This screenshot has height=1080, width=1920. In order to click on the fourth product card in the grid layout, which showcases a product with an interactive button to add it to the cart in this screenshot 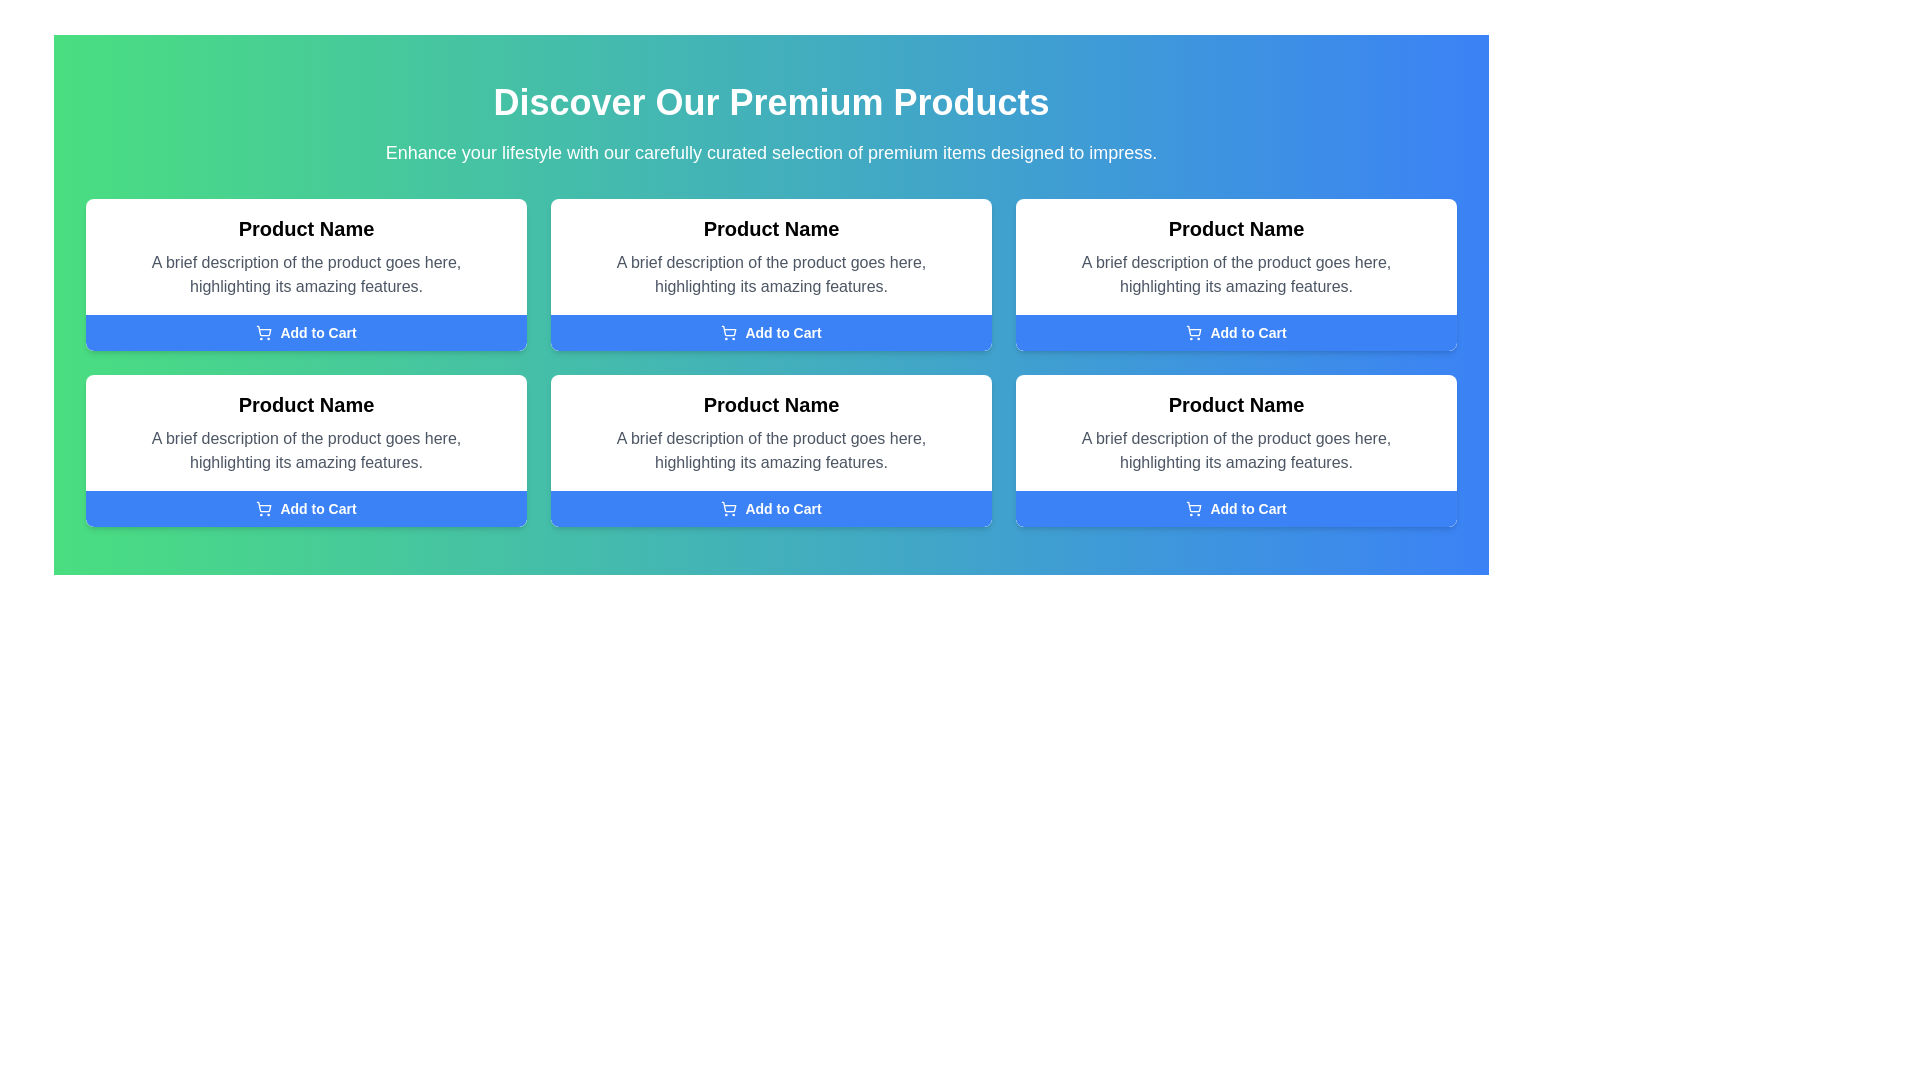, I will do `click(770, 451)`.